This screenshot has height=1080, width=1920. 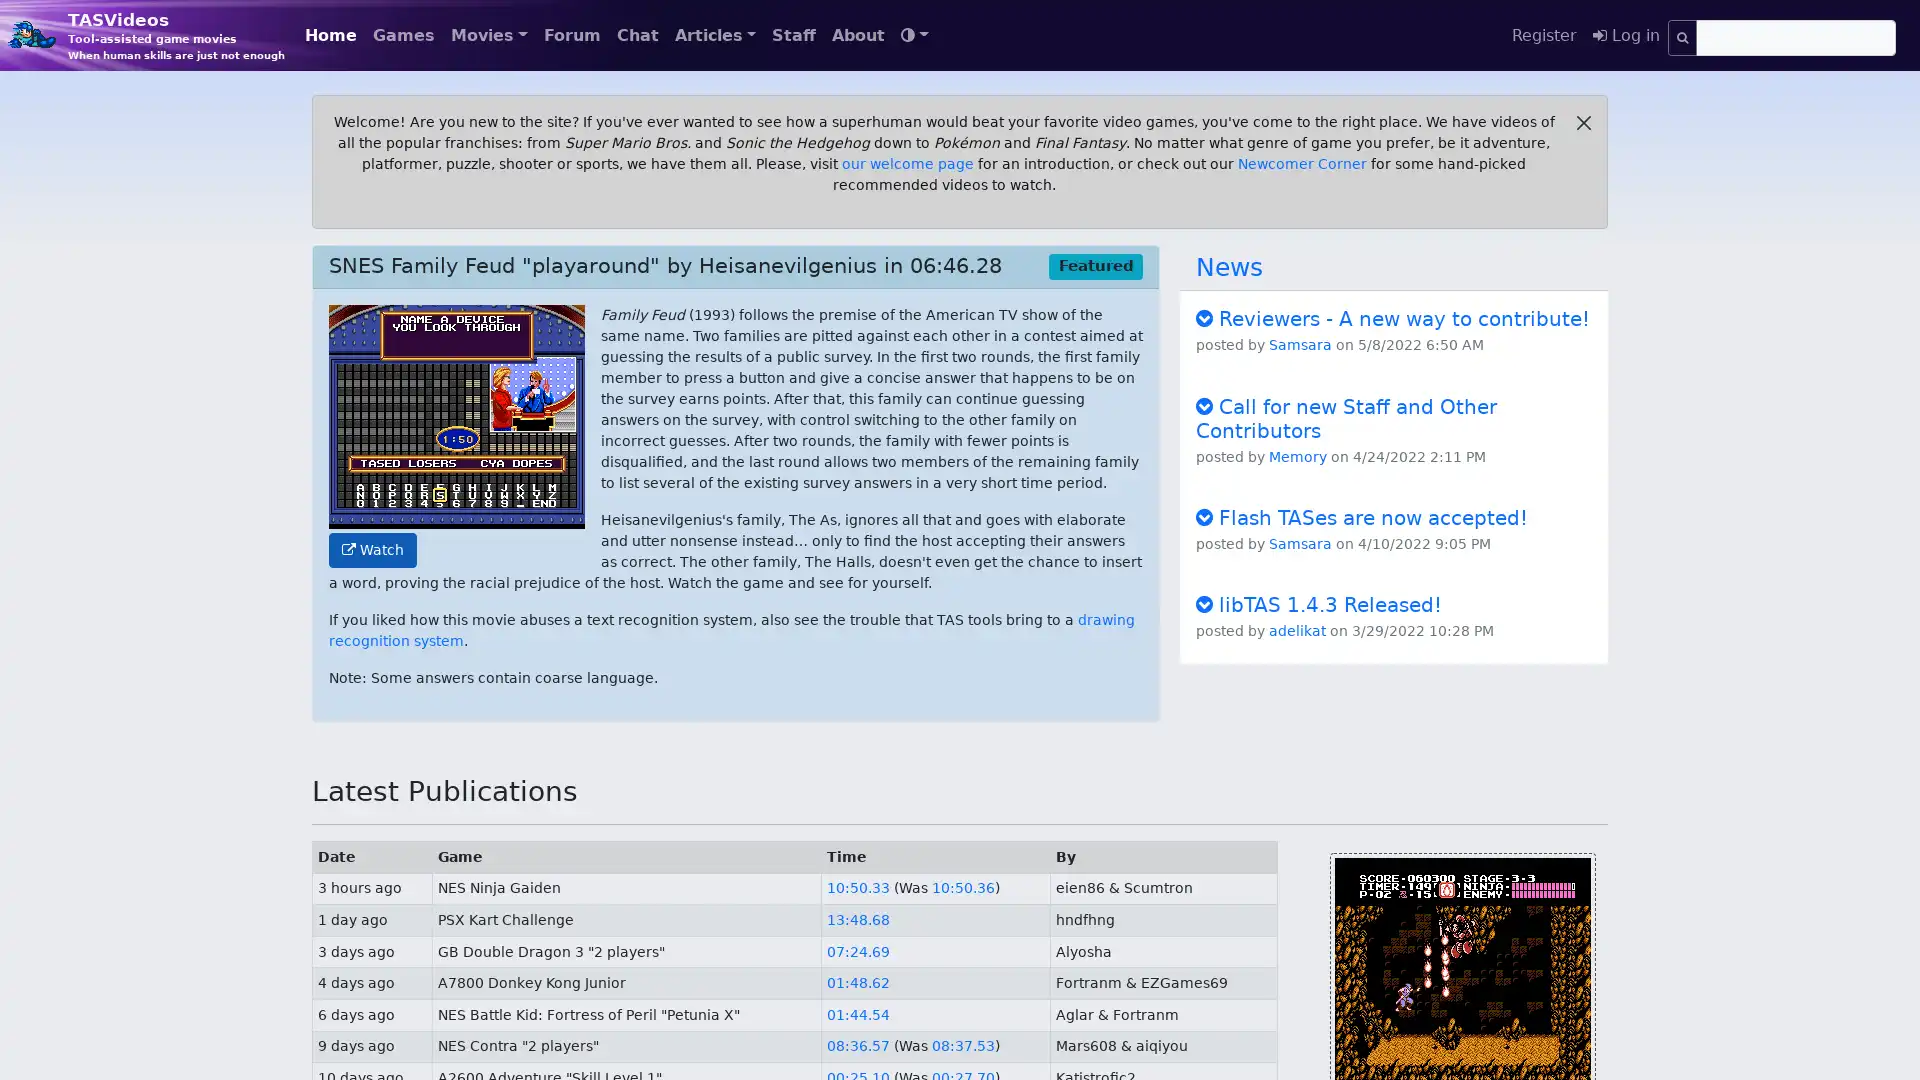 I want to click on libTAS 1.4.3 Released!, so click(x=1319, y=603).